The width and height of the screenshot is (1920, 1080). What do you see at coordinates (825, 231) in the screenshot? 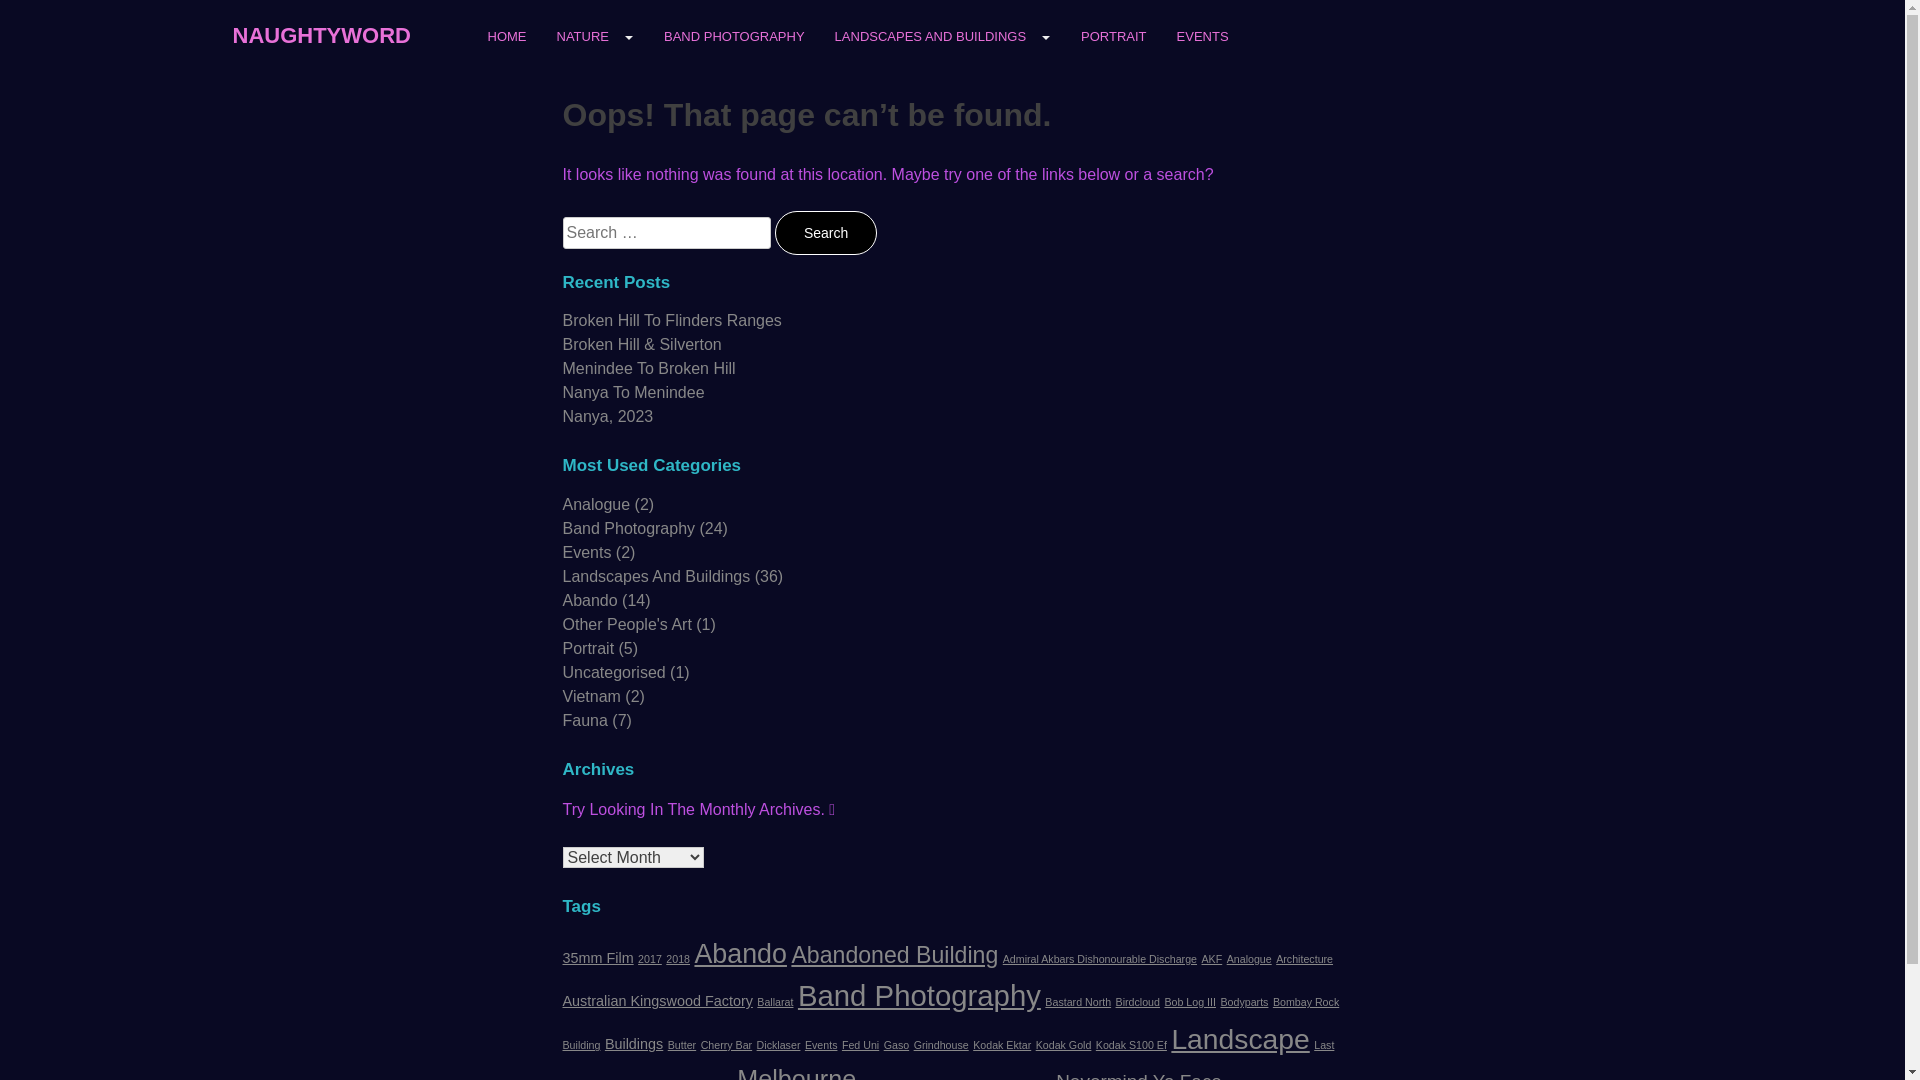
I see `'Search'` at bounding box center [825, 231].